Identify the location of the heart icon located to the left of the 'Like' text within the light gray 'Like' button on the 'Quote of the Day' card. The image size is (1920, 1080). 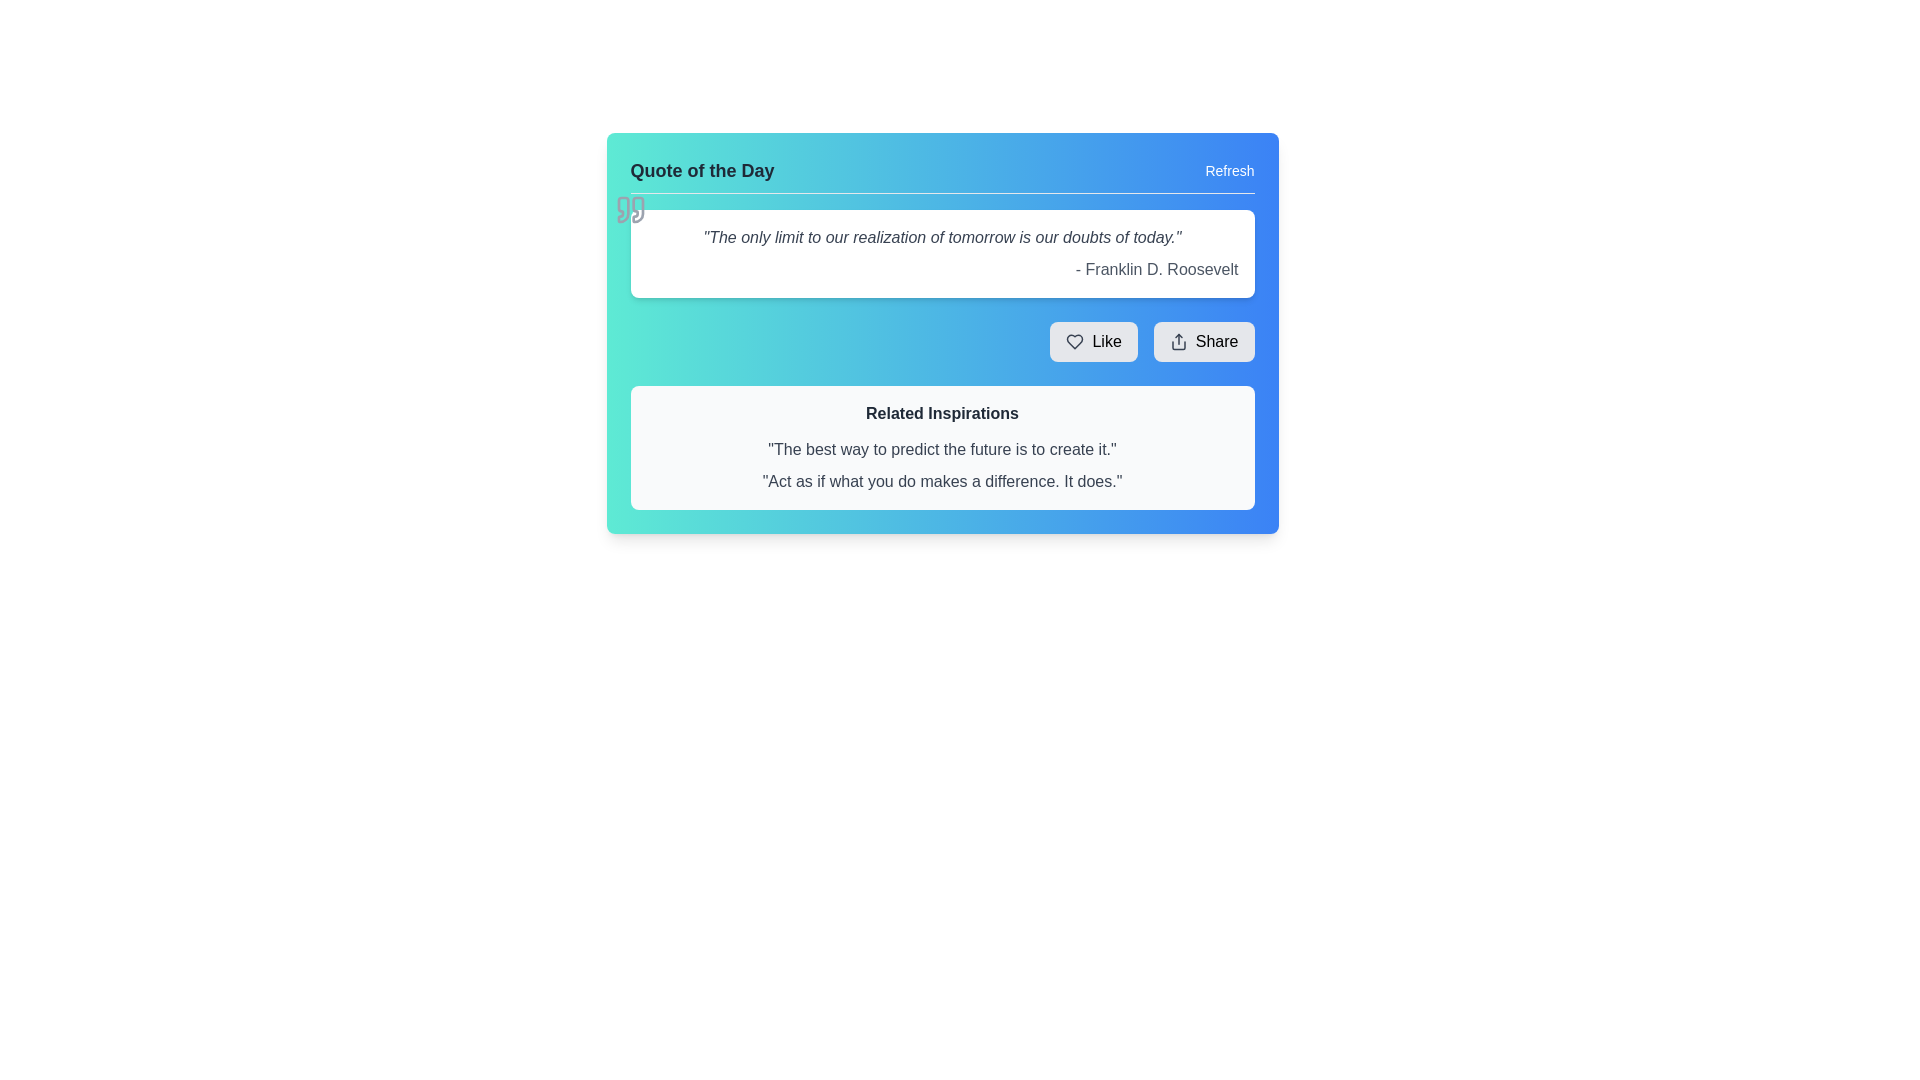
(1074, 341).